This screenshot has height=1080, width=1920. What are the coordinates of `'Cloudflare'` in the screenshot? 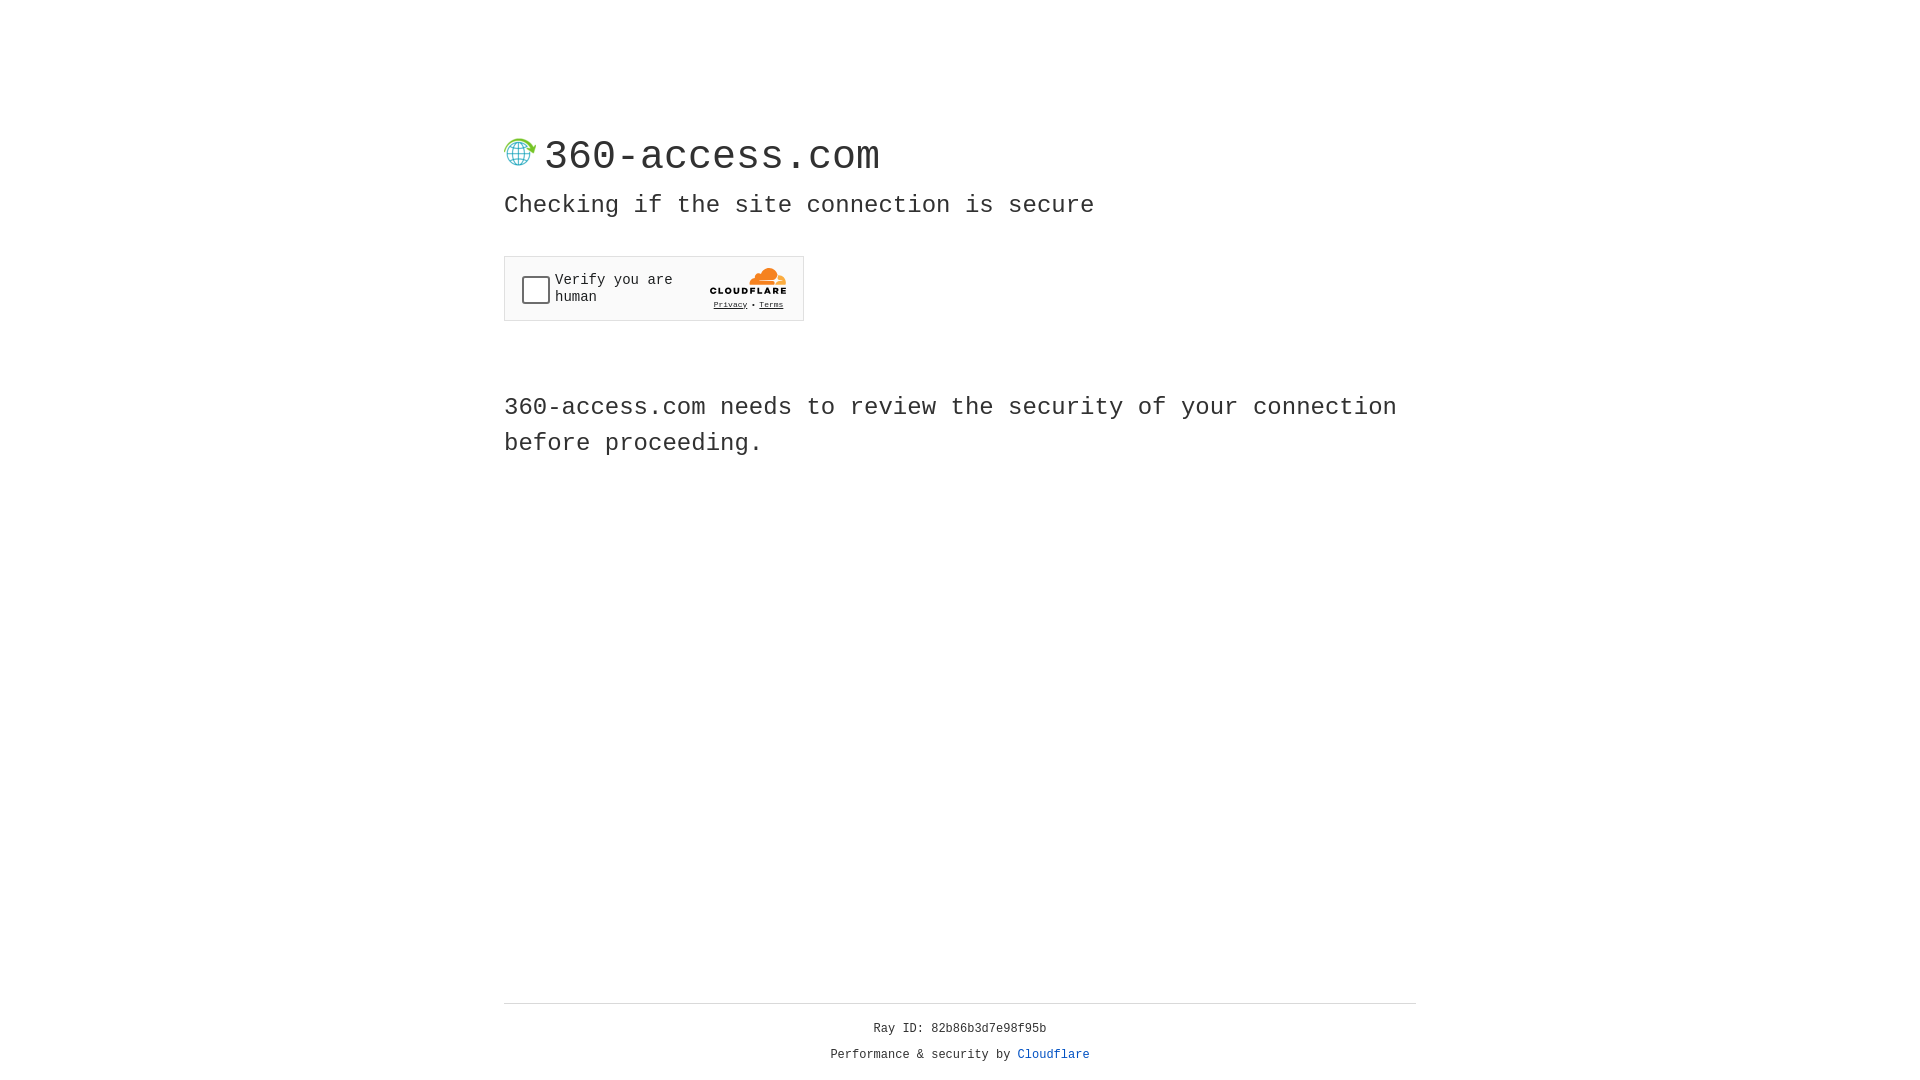 It's located at (1017, 1054).